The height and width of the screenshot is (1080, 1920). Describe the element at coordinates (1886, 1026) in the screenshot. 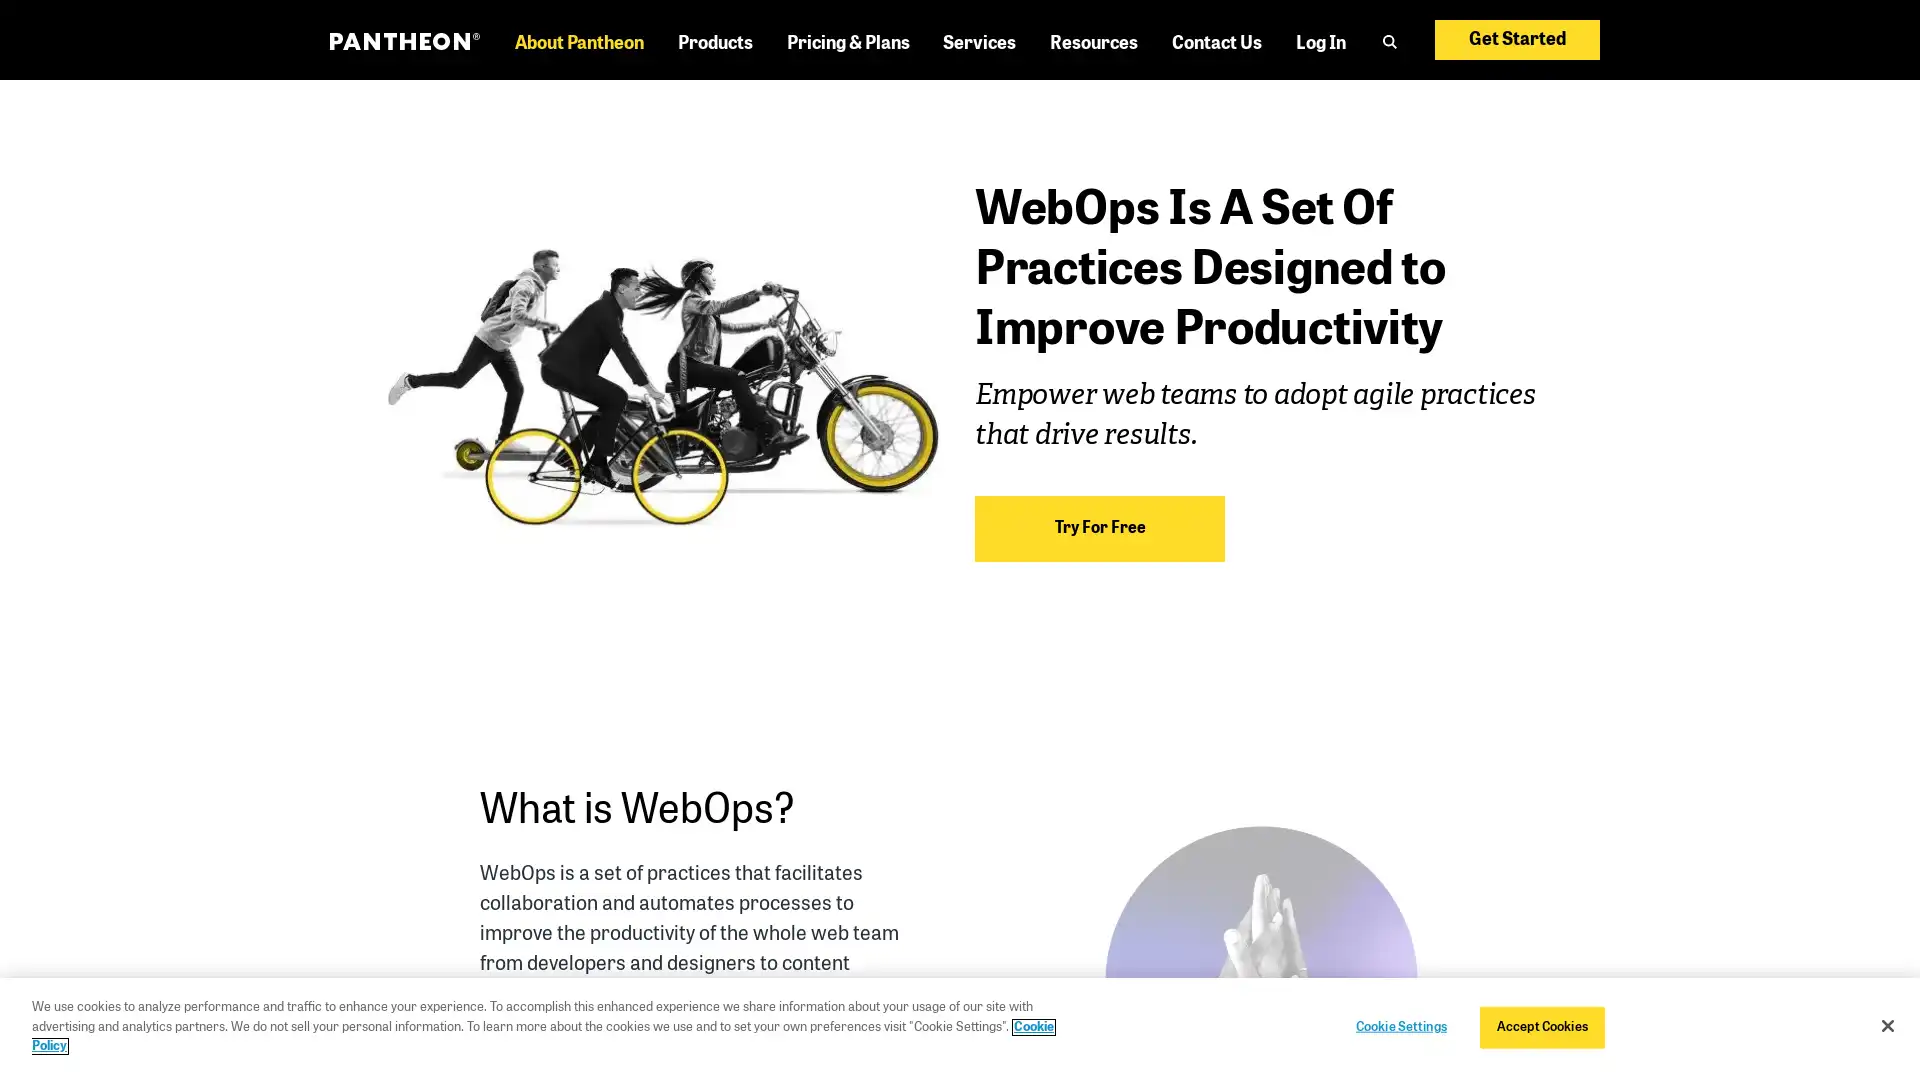

I see `Close` at that location.